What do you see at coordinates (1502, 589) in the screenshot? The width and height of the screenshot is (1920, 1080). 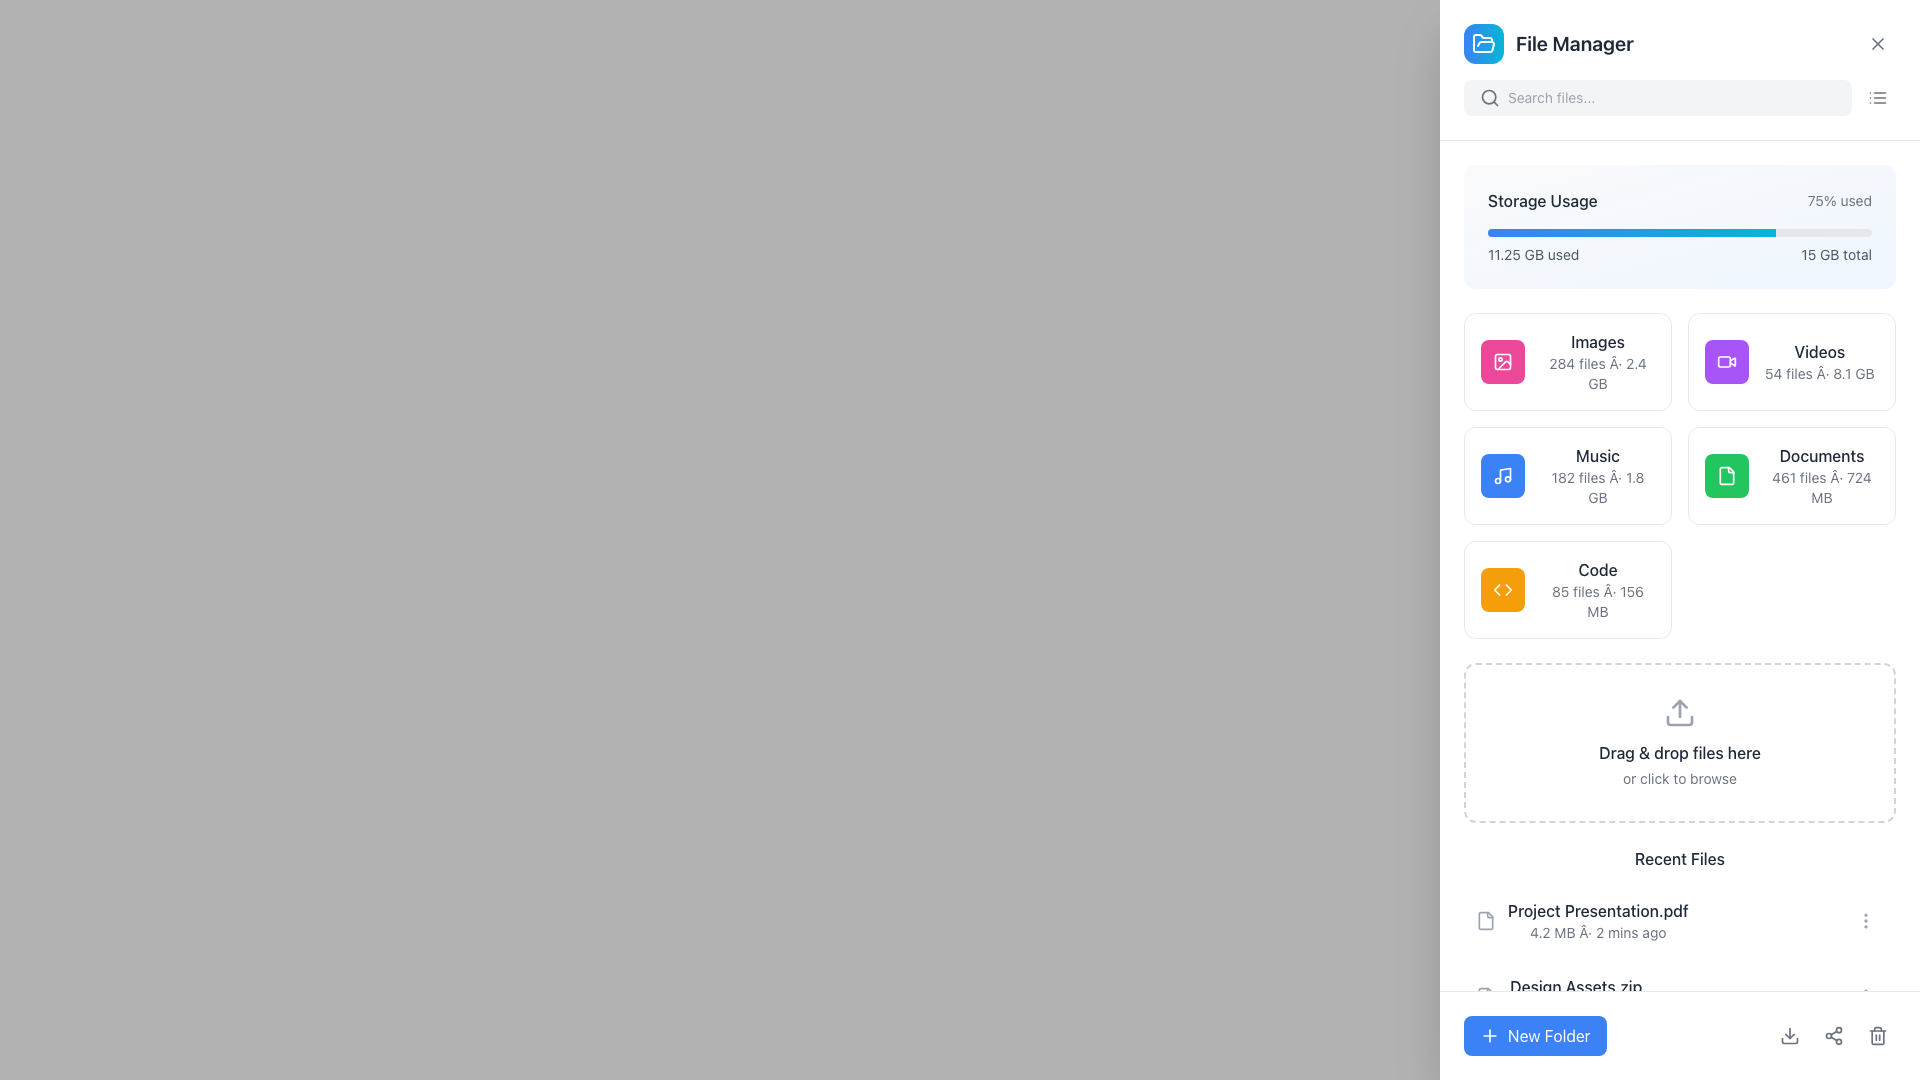 I see `the square button with rounded corners, featuring a vibrant amber-yellow background and a white icon resembling coding brackets, located in the 'Code' section under 'Storage Usage'` at bounding box center [1502, 589].